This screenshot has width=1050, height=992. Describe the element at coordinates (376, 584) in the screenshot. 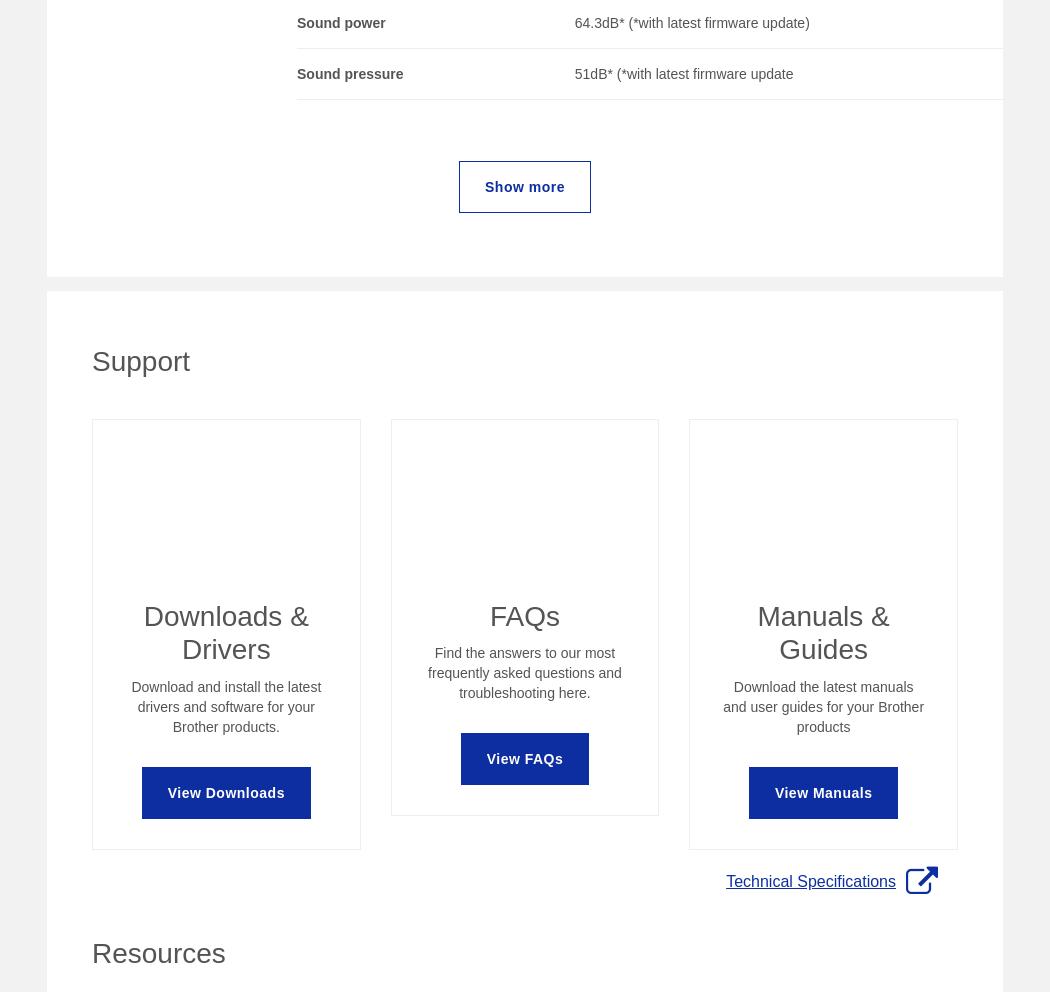

I see `'FAQs and Manuals'` at that location.